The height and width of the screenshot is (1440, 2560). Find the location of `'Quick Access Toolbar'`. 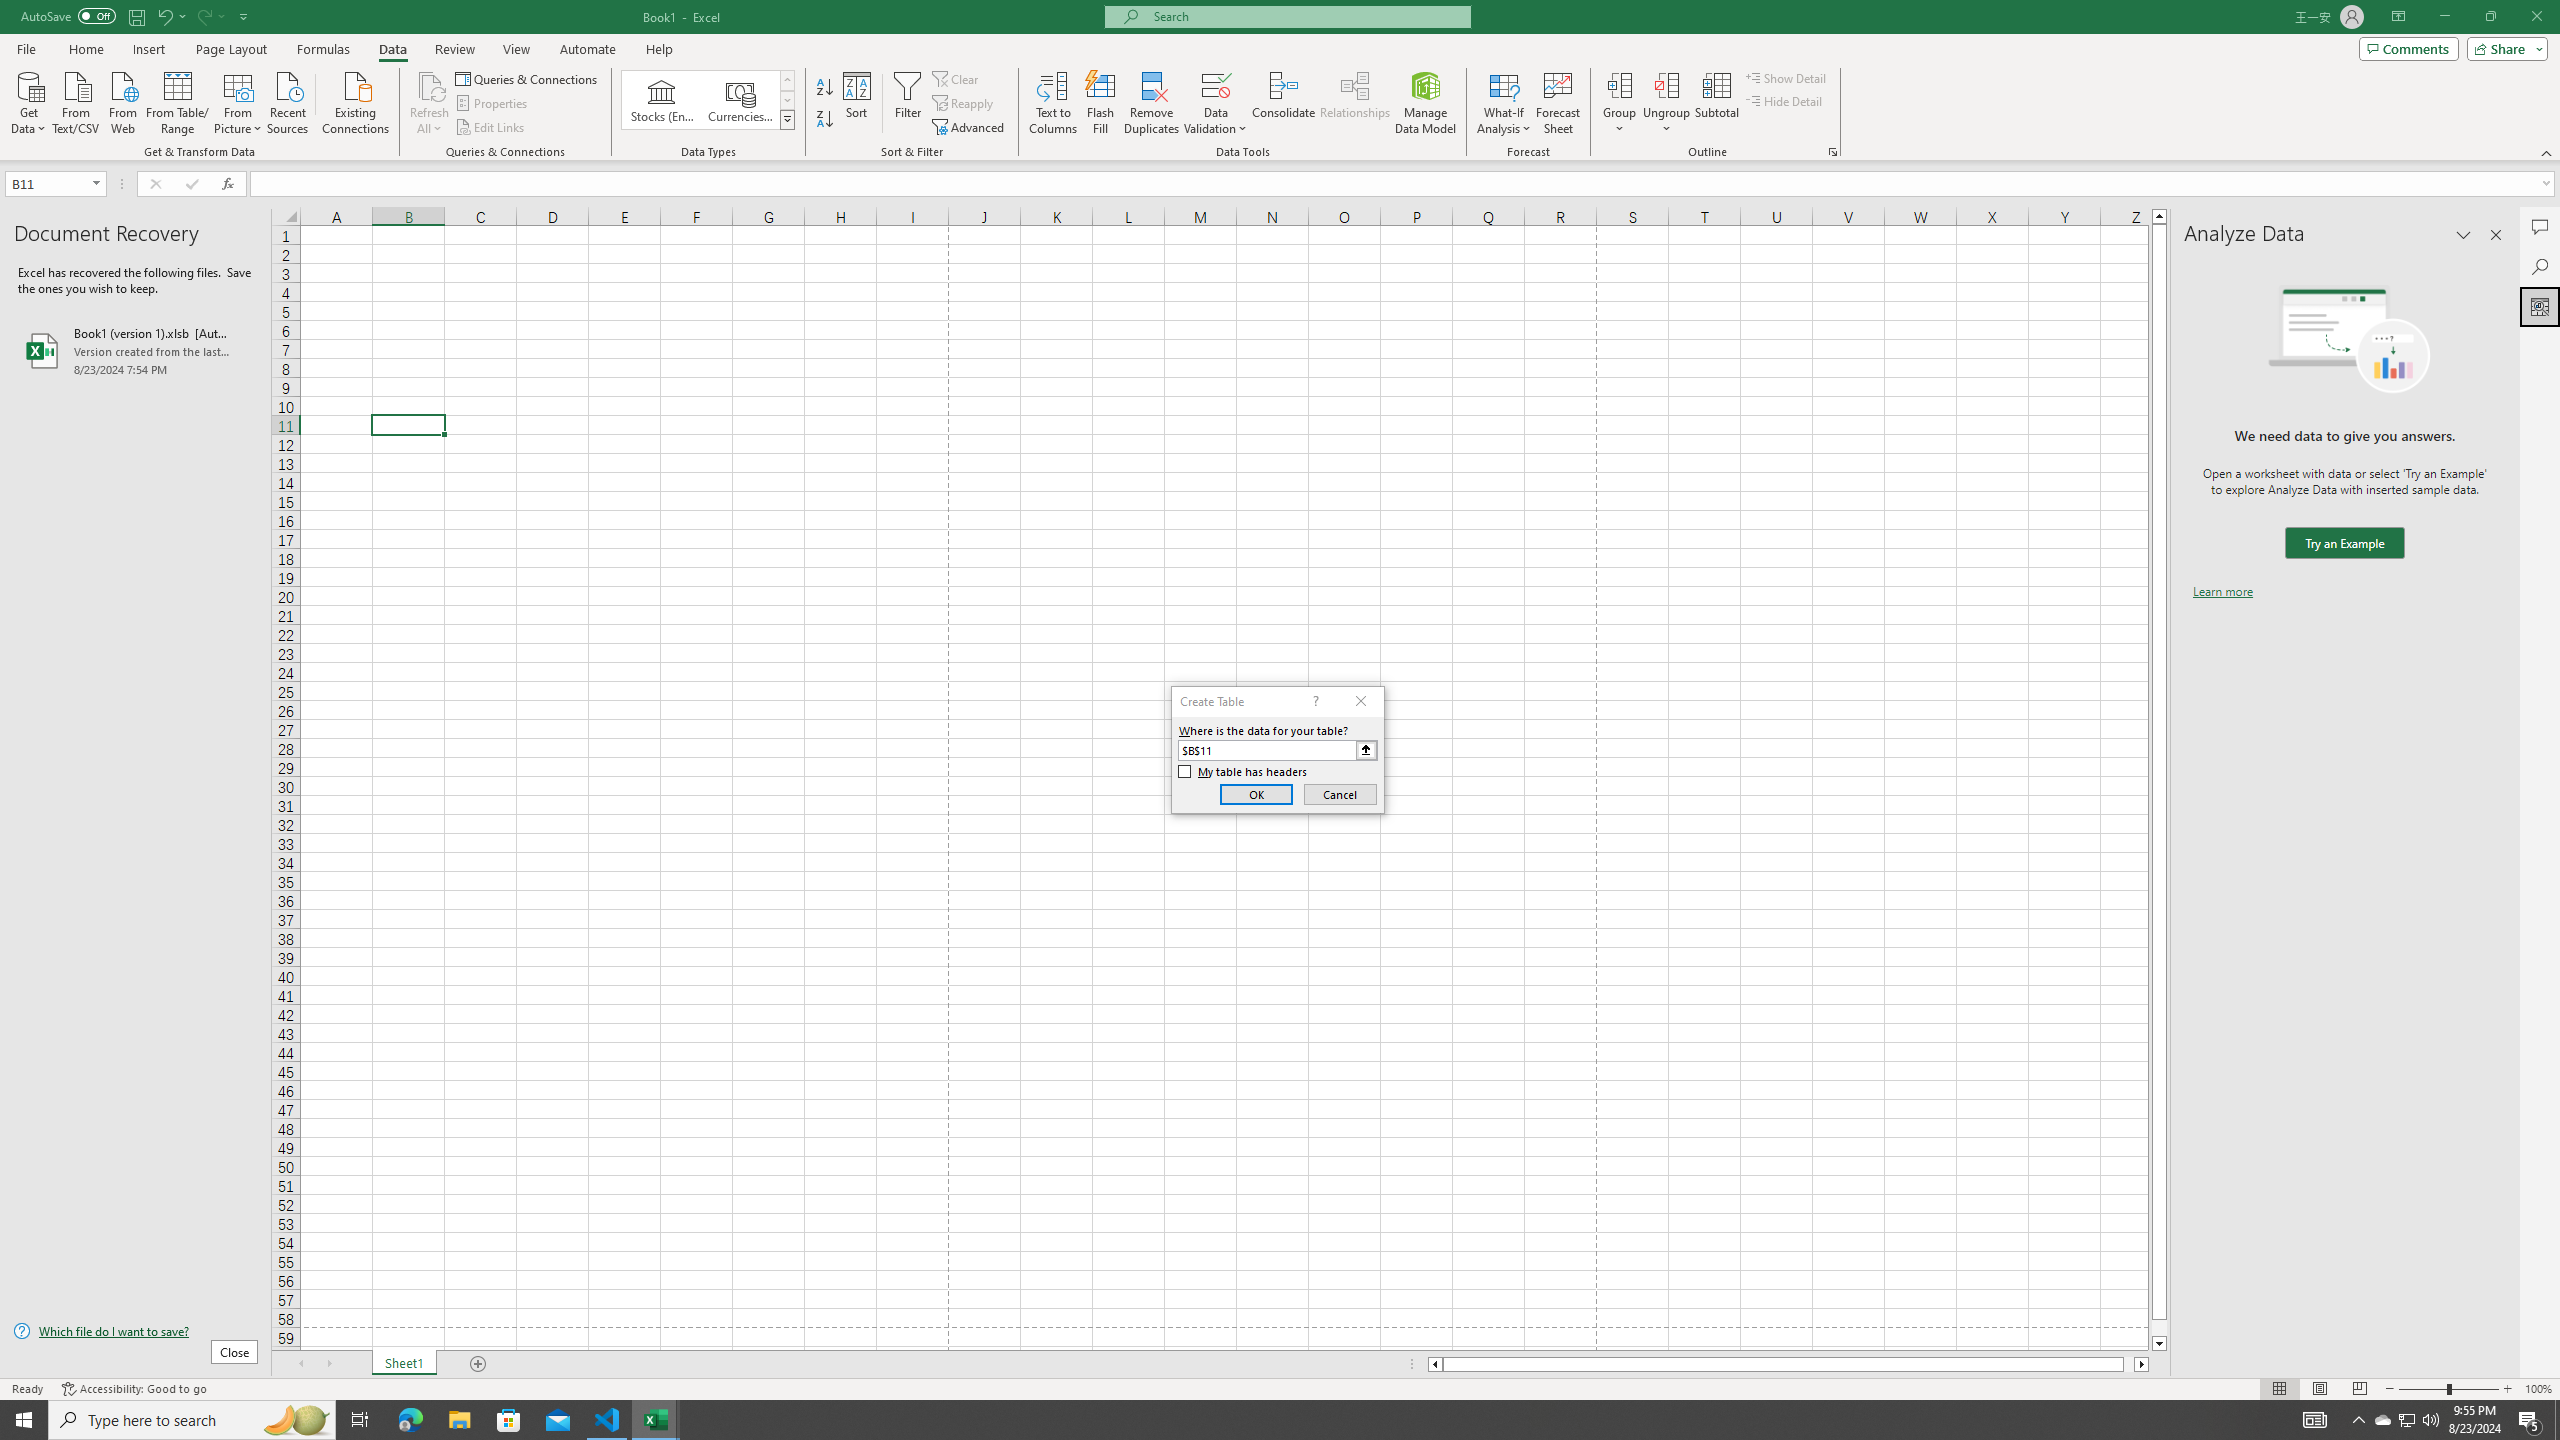

'Quick Access Toolbar' is located at coordinates (135, 16).